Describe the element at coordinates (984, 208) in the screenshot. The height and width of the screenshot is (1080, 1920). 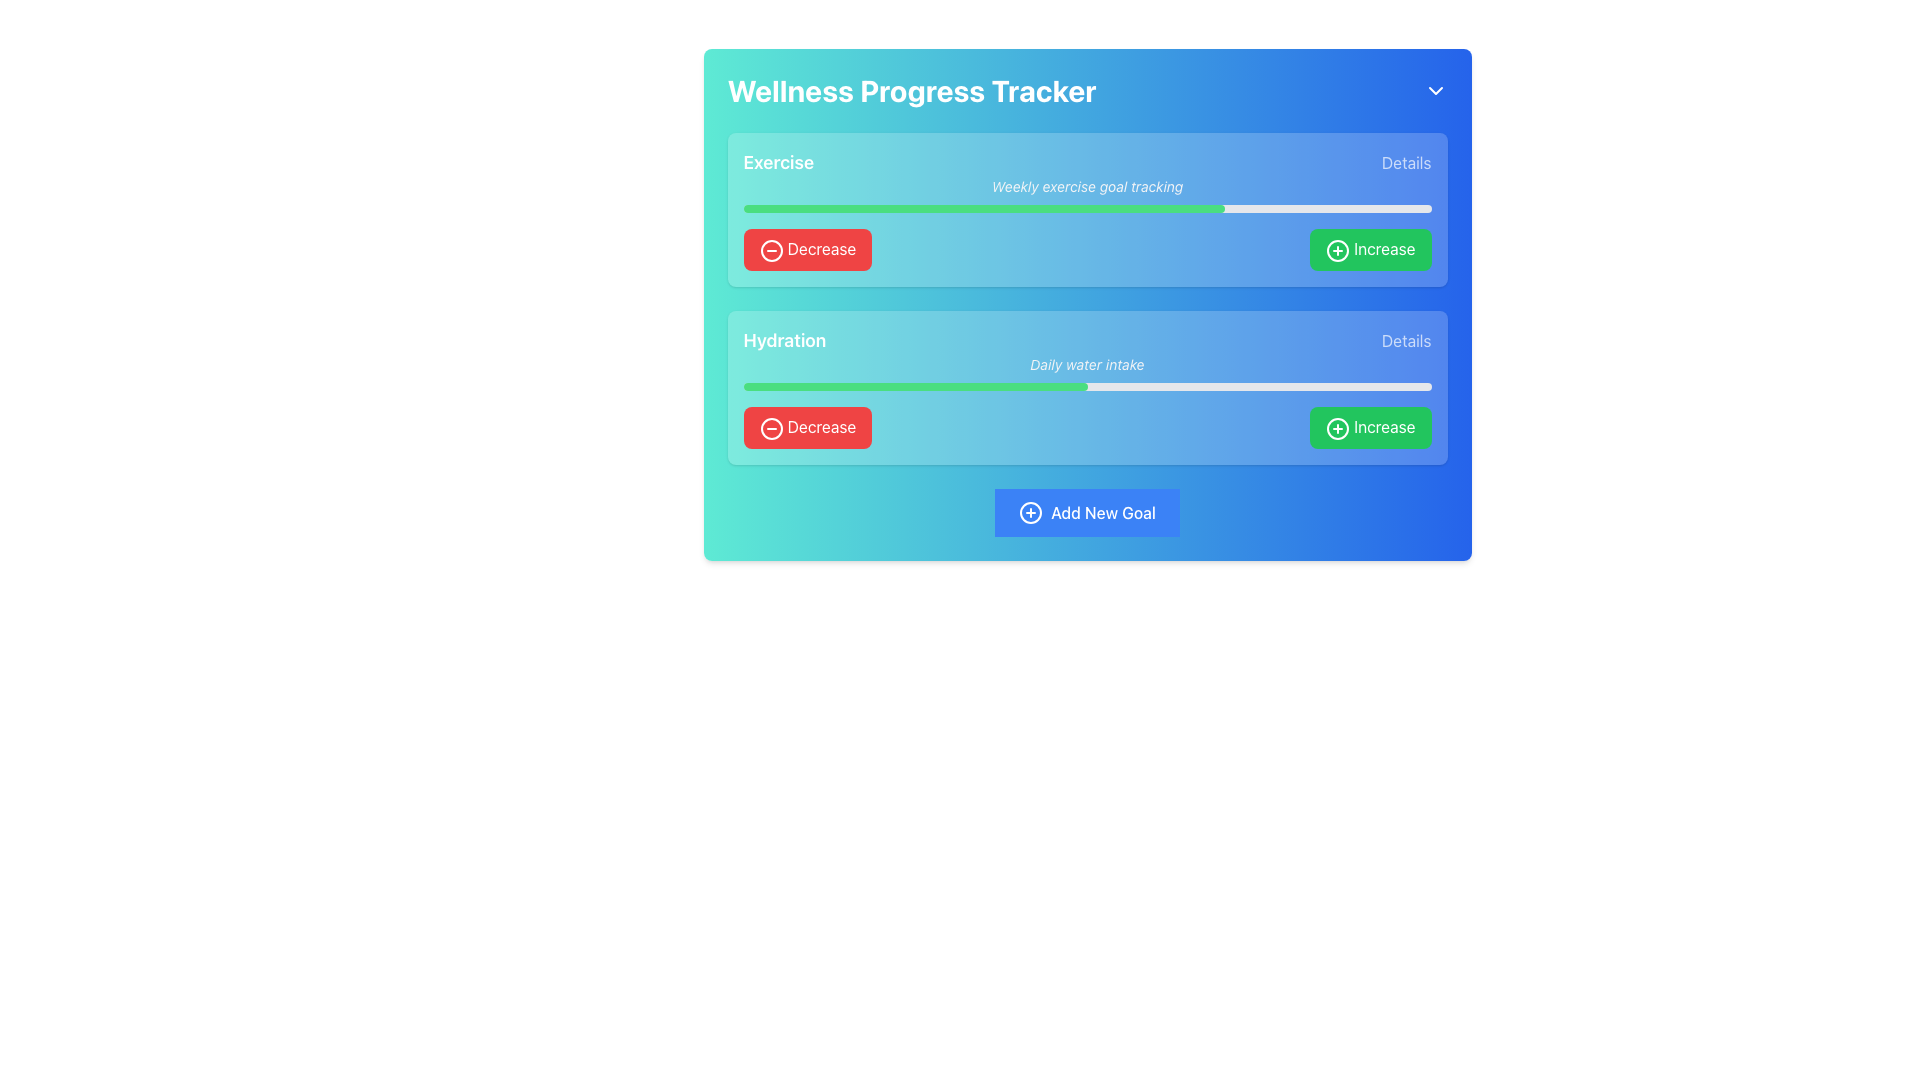
I see `the Progress Indicator that visually indicates a 70% completion towards the weekly exercise goal, located under the 'Weekly exercise goal tracking' heading` at that location.